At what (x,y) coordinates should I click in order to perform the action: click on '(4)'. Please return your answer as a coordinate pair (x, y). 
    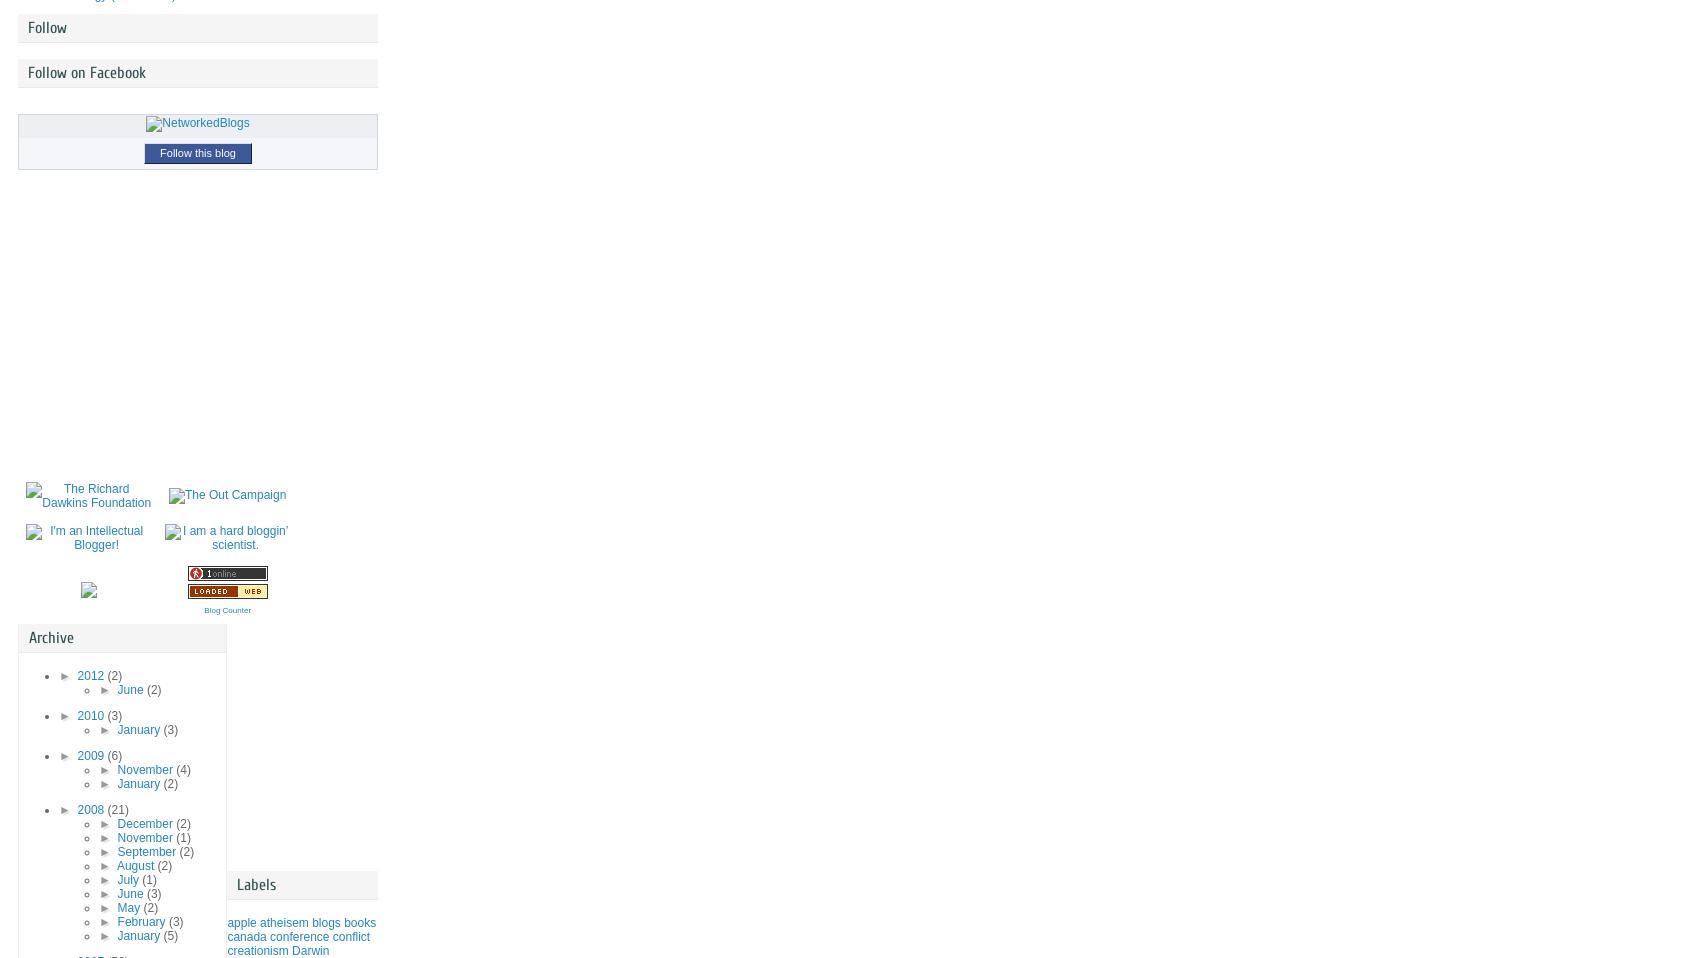
    Looking at the image, I should click on (174, 770).